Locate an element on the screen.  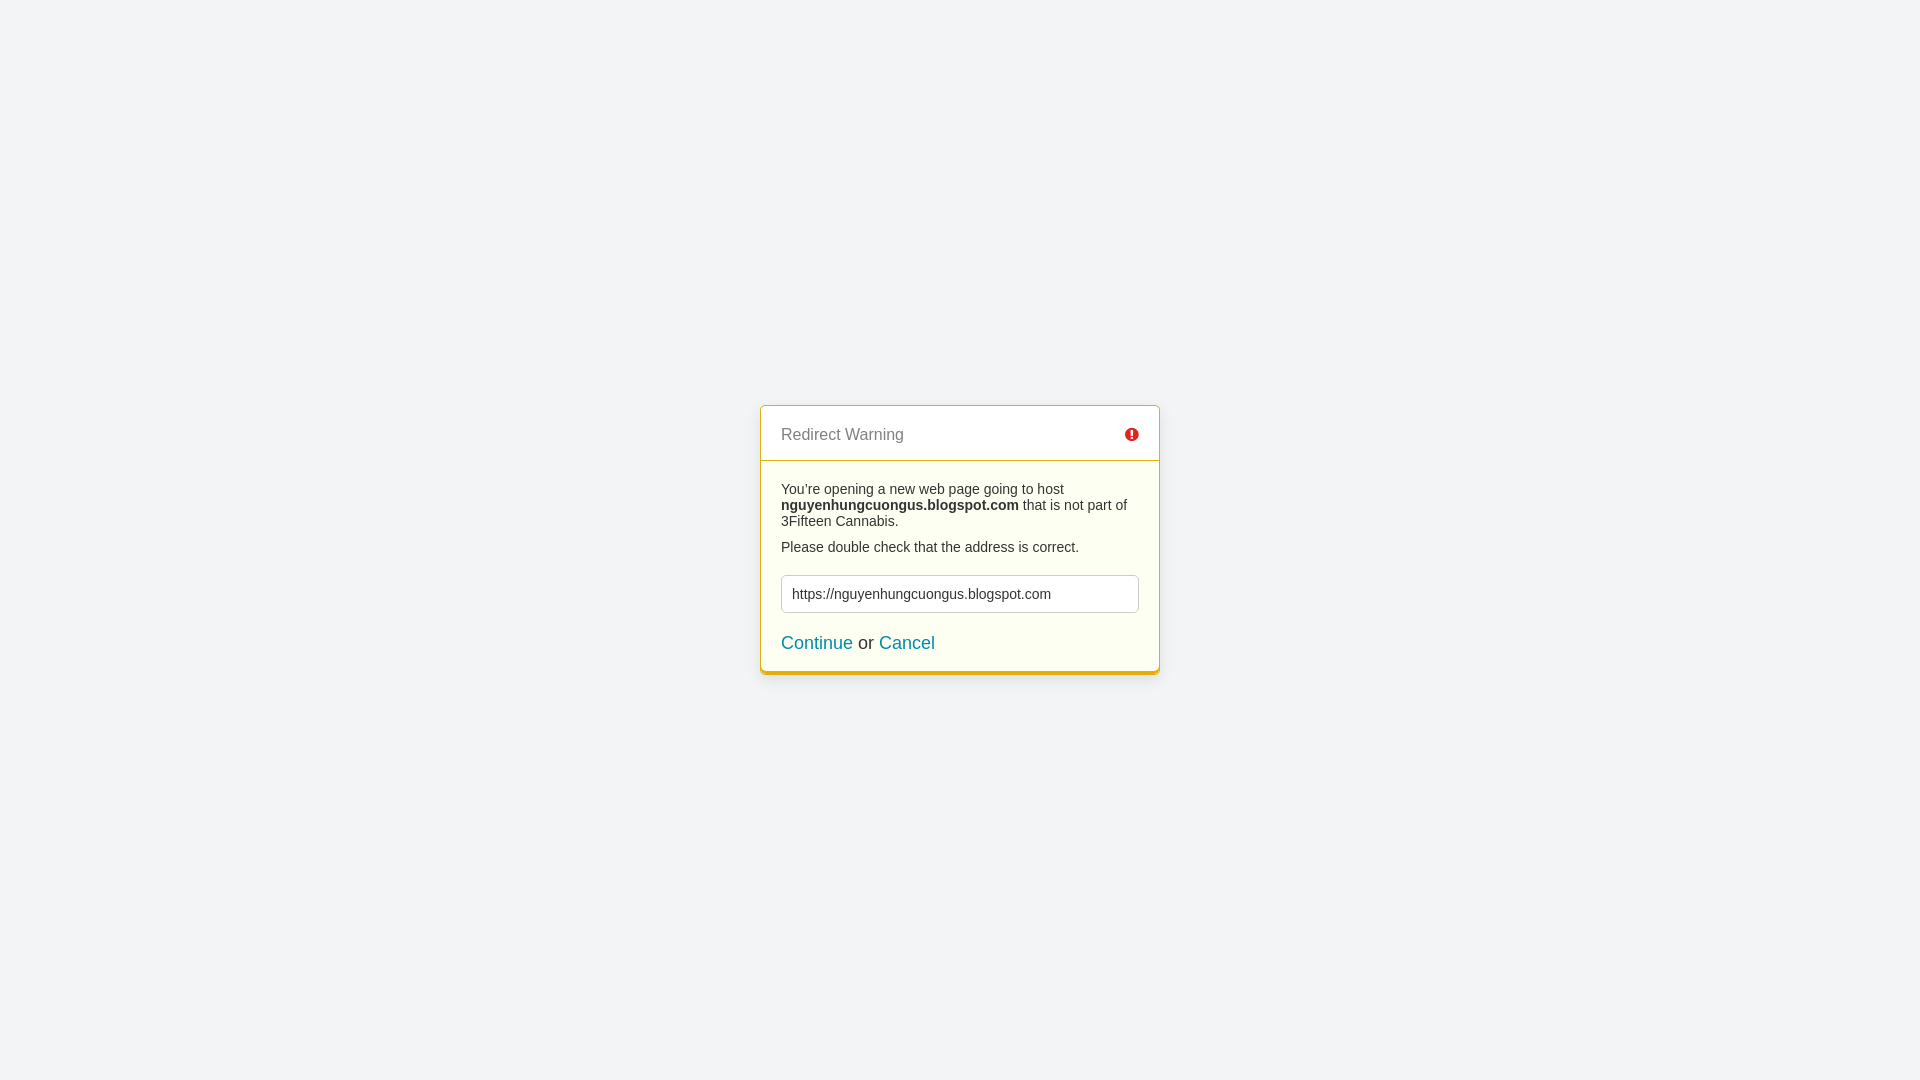
'Cancel' is located at coordinates (878, 643).